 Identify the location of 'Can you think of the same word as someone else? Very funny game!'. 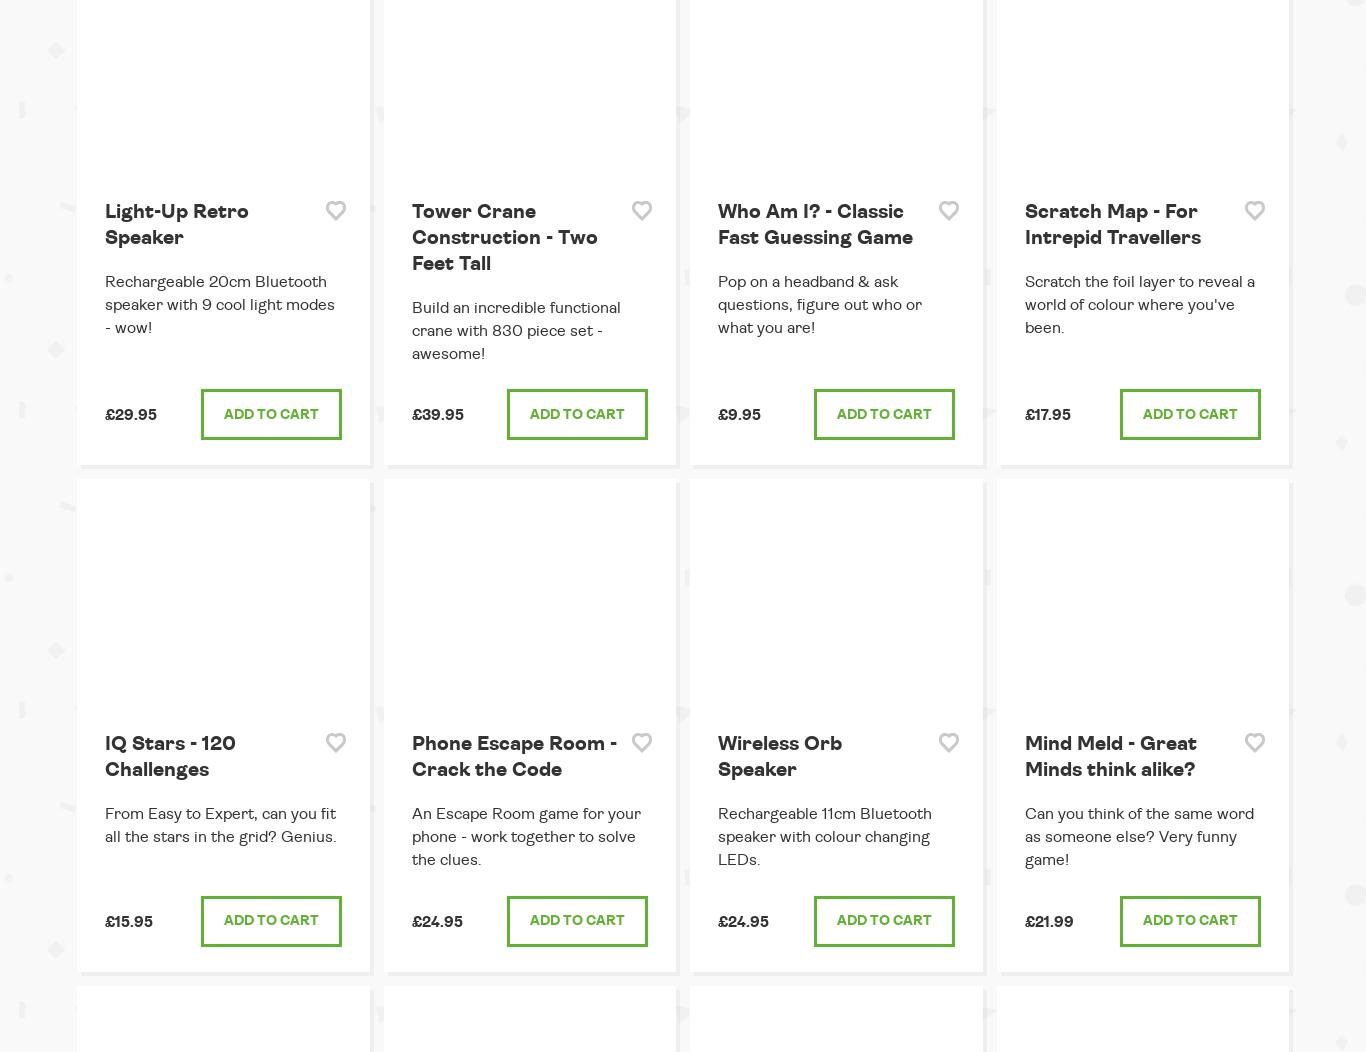
(1137, 835).